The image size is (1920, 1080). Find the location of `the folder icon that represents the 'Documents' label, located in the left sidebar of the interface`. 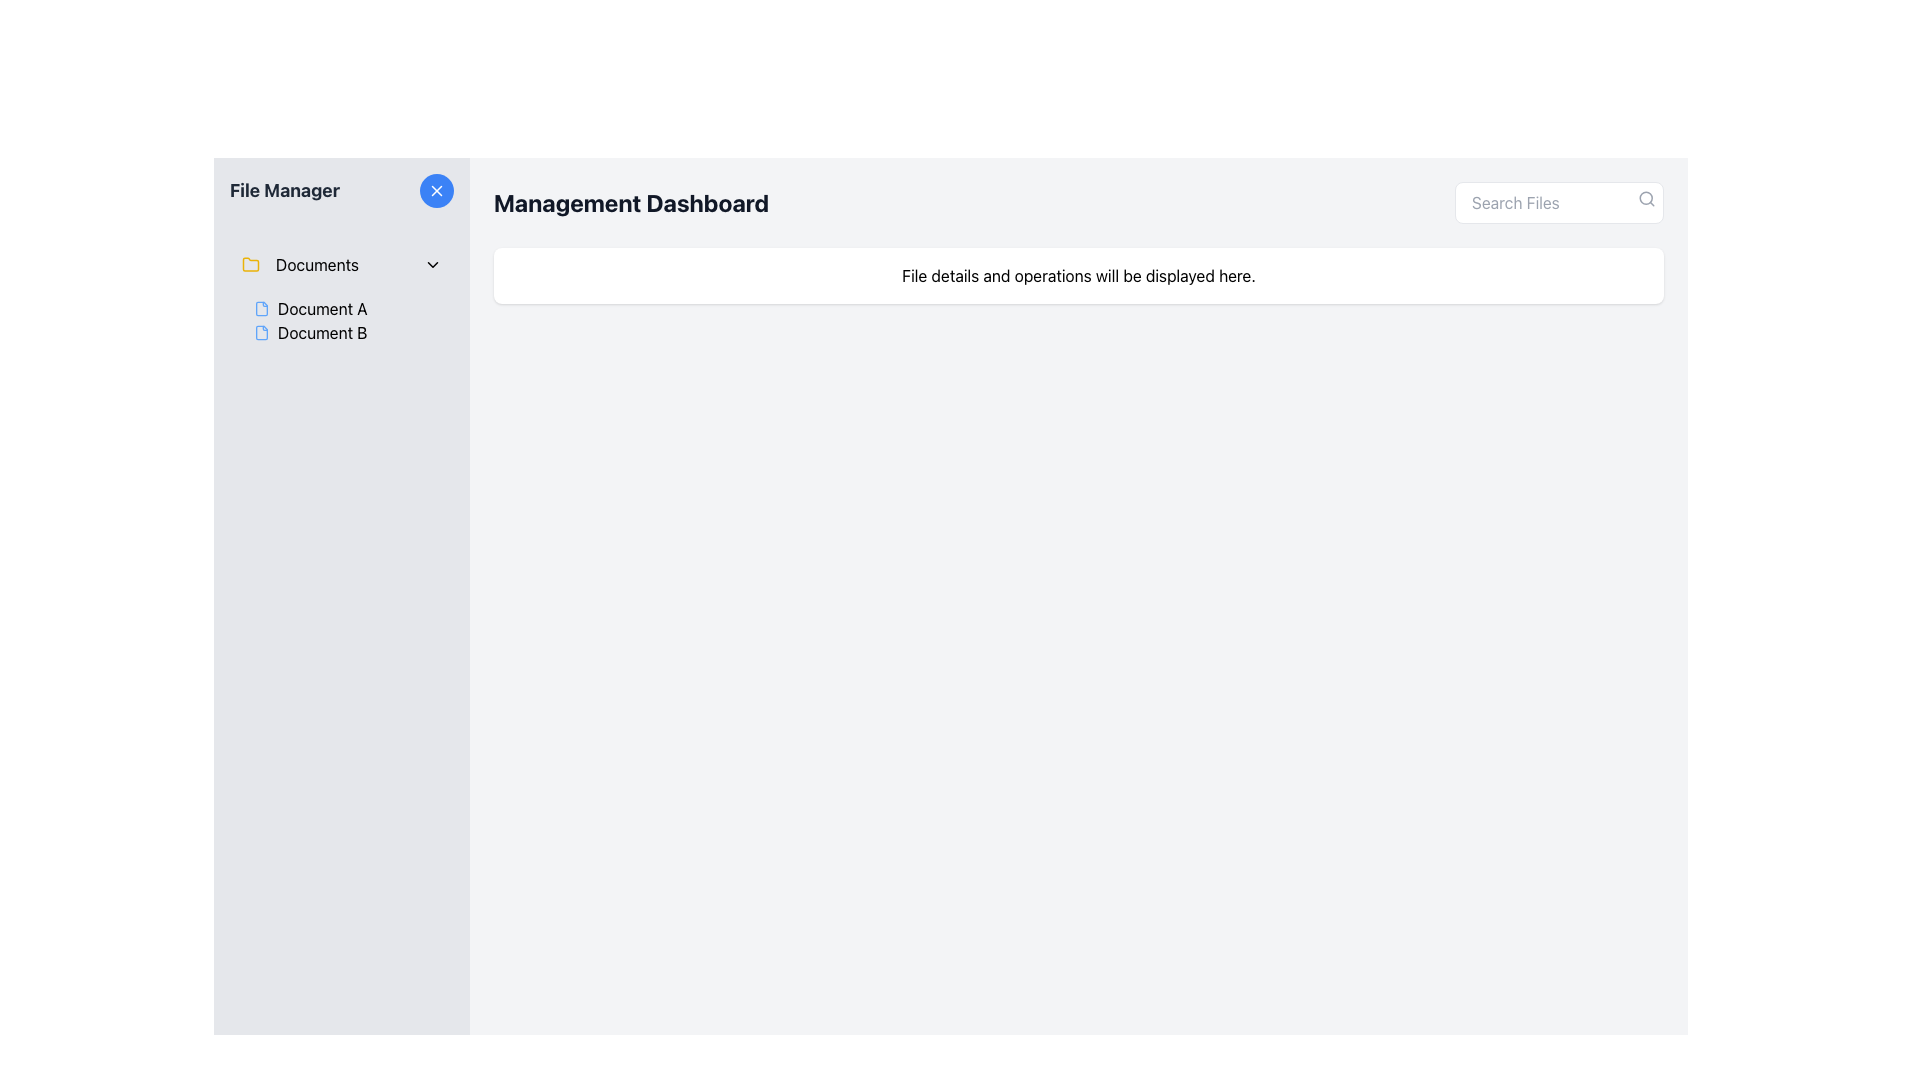

the folder icon that represents the 'Documents' label, located in the left sidebar of the interface is located at coordinates (249, 264).